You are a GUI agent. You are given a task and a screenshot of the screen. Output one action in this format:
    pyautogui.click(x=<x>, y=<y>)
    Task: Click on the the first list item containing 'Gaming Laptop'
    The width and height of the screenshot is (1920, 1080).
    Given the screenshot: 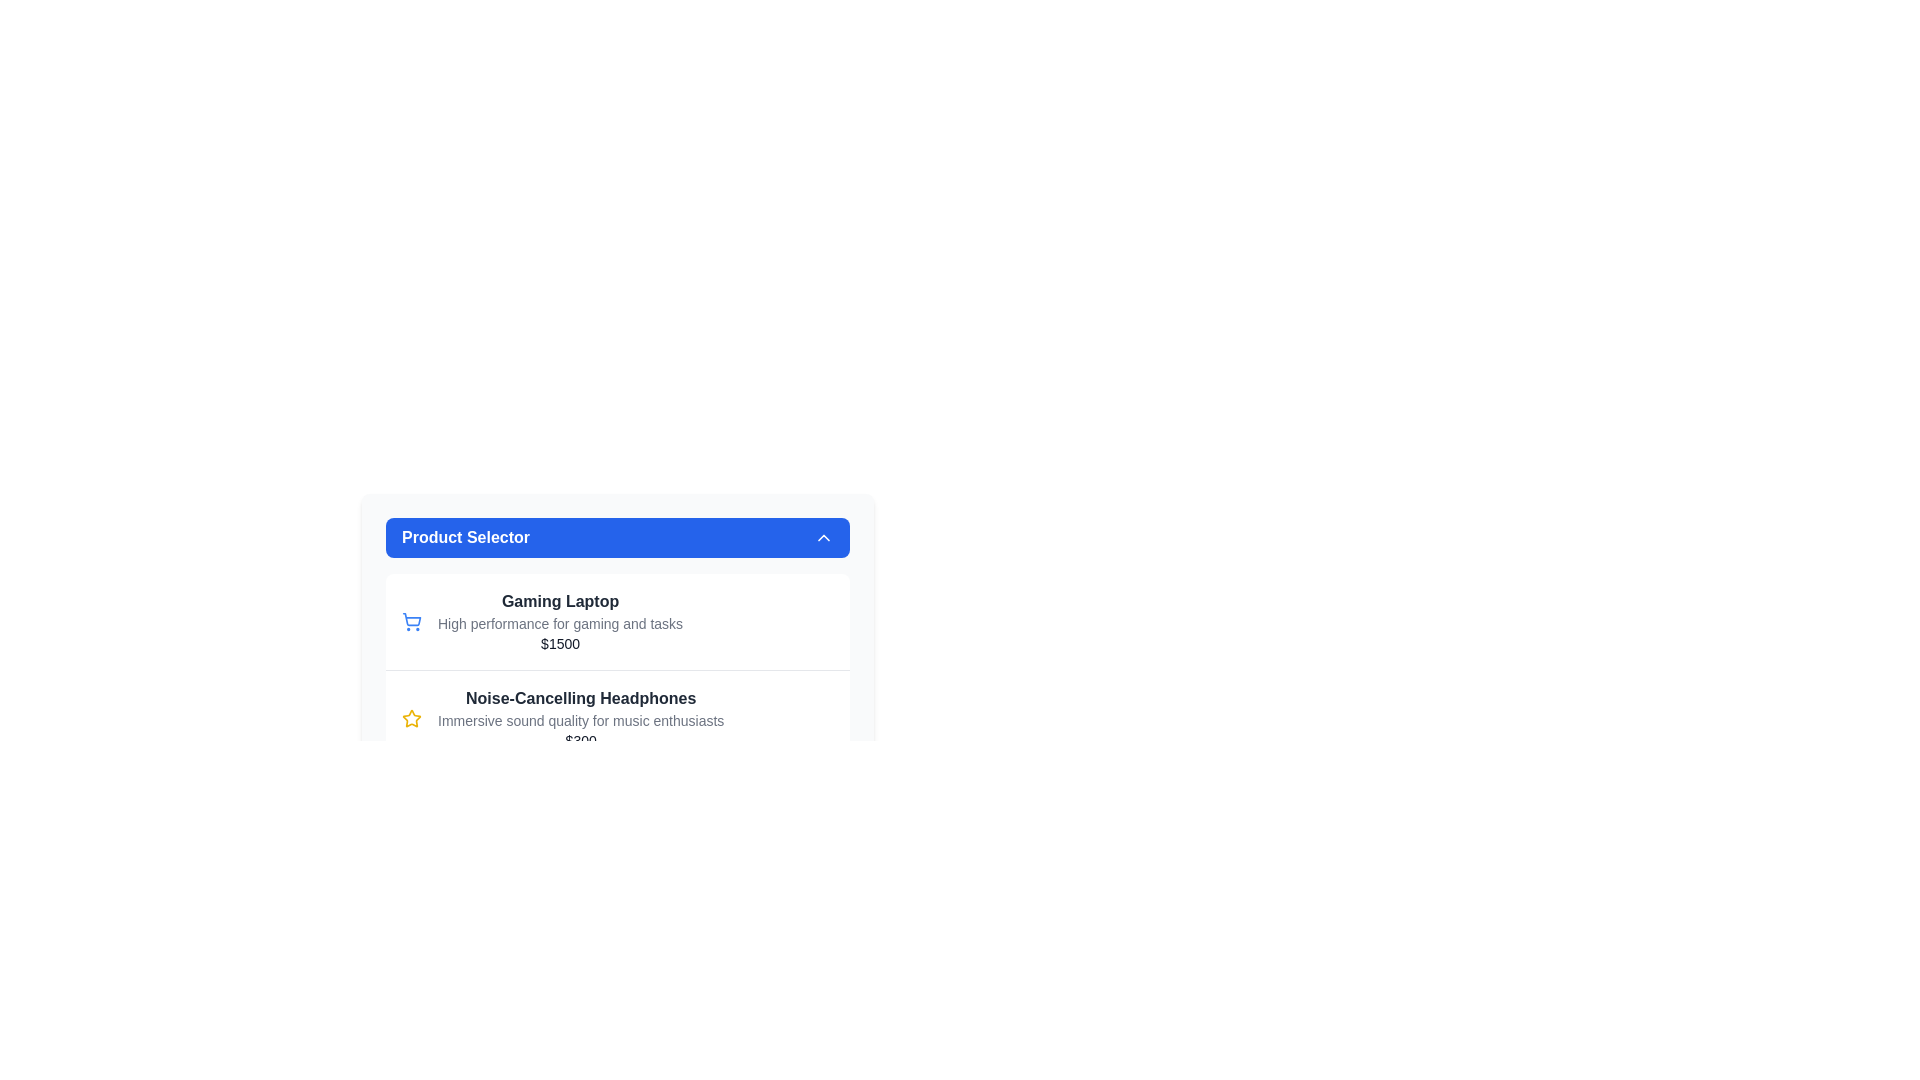 What is the action you would take?
    pyautogui.click(x=617, y=588)
    